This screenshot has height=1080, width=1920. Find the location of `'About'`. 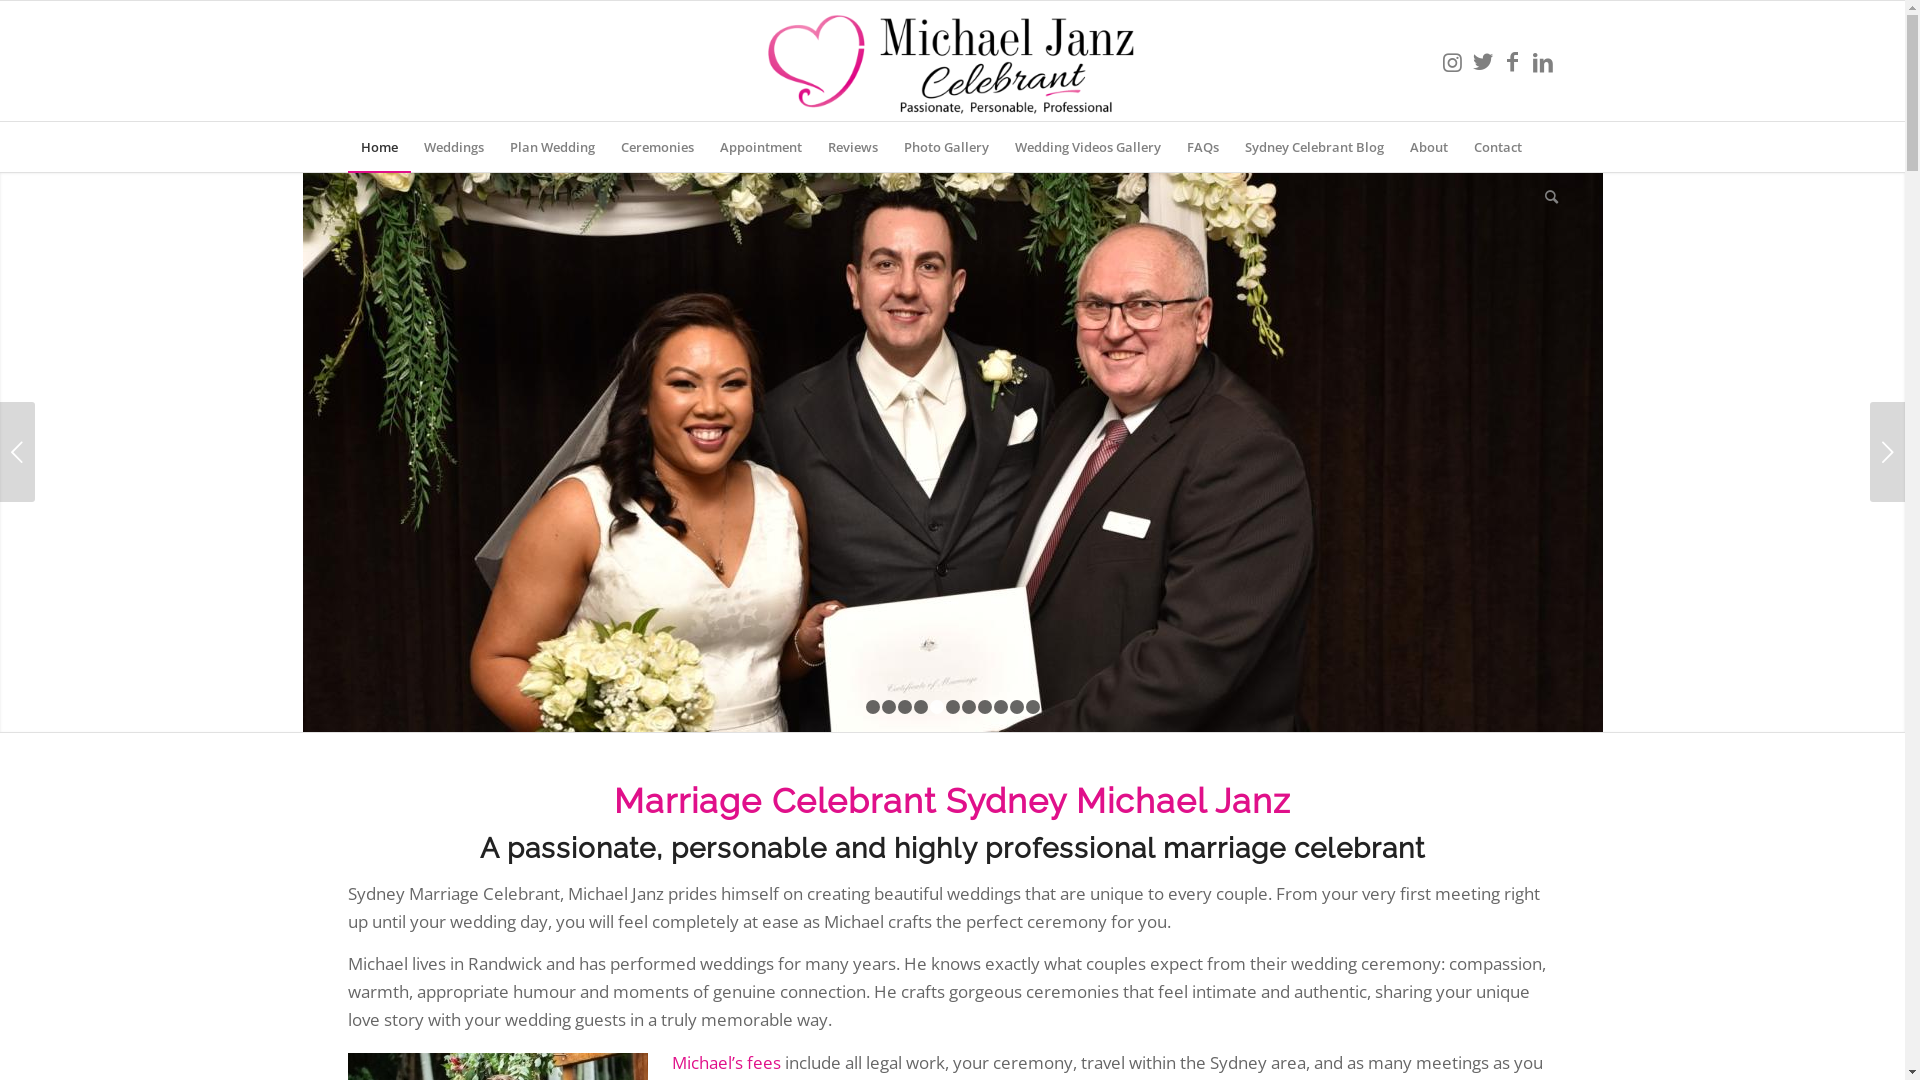

'About' is located at coordinates (1426, 145).